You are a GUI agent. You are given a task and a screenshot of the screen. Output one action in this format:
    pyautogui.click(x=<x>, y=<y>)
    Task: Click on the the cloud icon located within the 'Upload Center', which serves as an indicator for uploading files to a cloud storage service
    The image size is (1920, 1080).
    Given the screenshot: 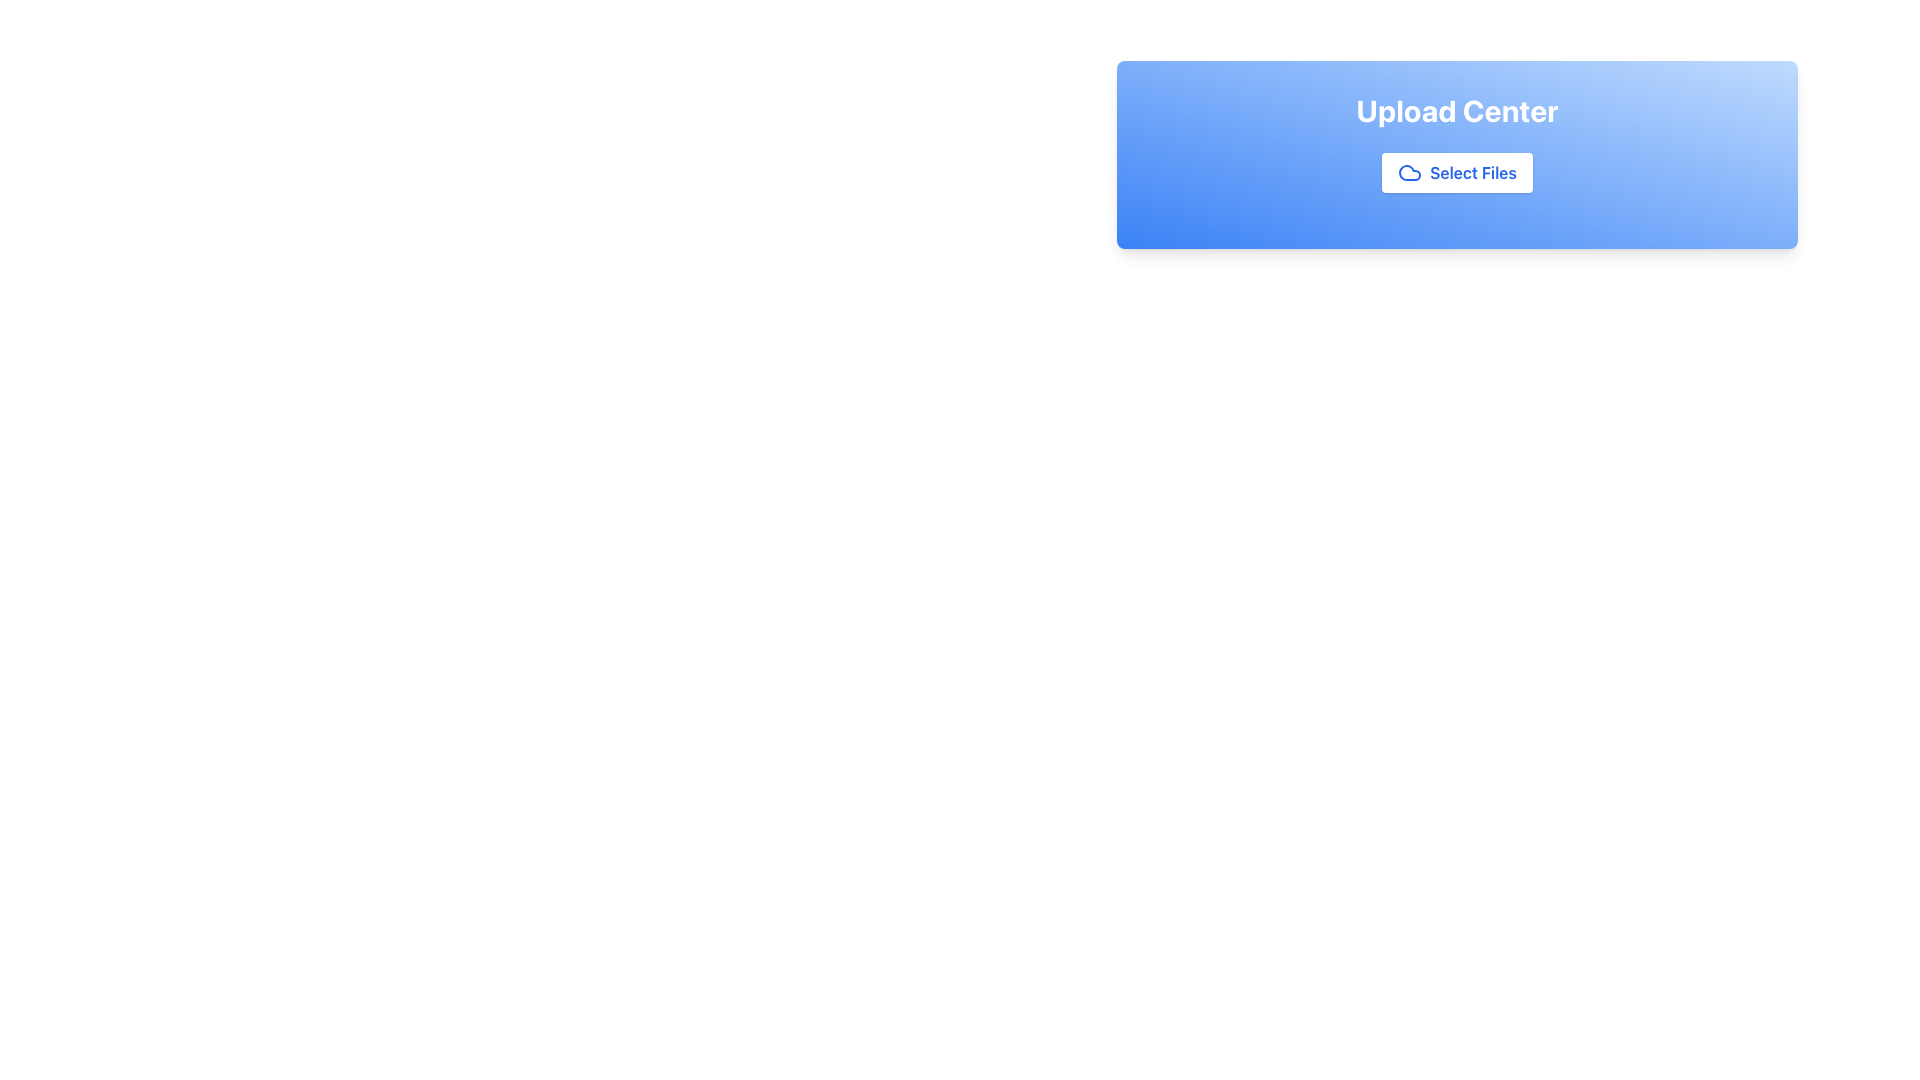 What is the action you would take?
    pyautogui.click(x=1409, y=172)
    